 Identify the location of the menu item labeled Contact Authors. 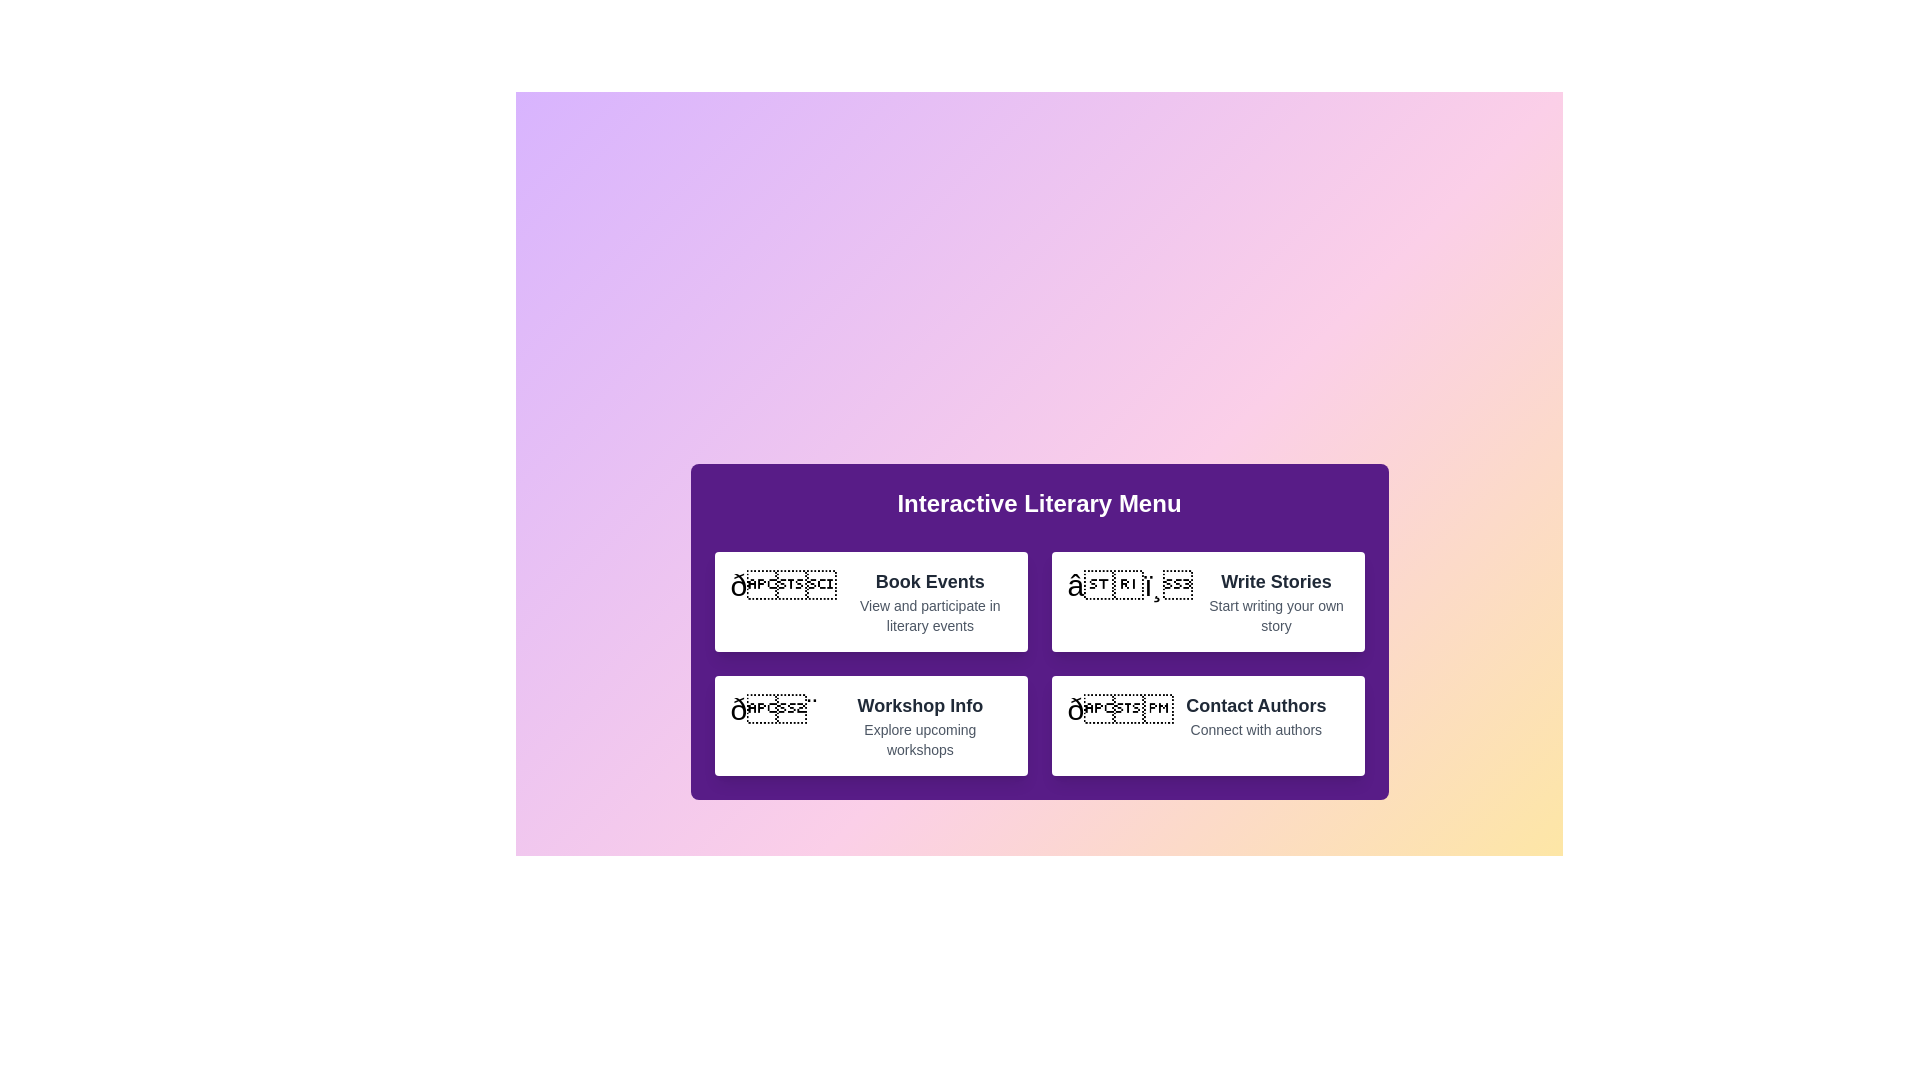
(1207, 725).